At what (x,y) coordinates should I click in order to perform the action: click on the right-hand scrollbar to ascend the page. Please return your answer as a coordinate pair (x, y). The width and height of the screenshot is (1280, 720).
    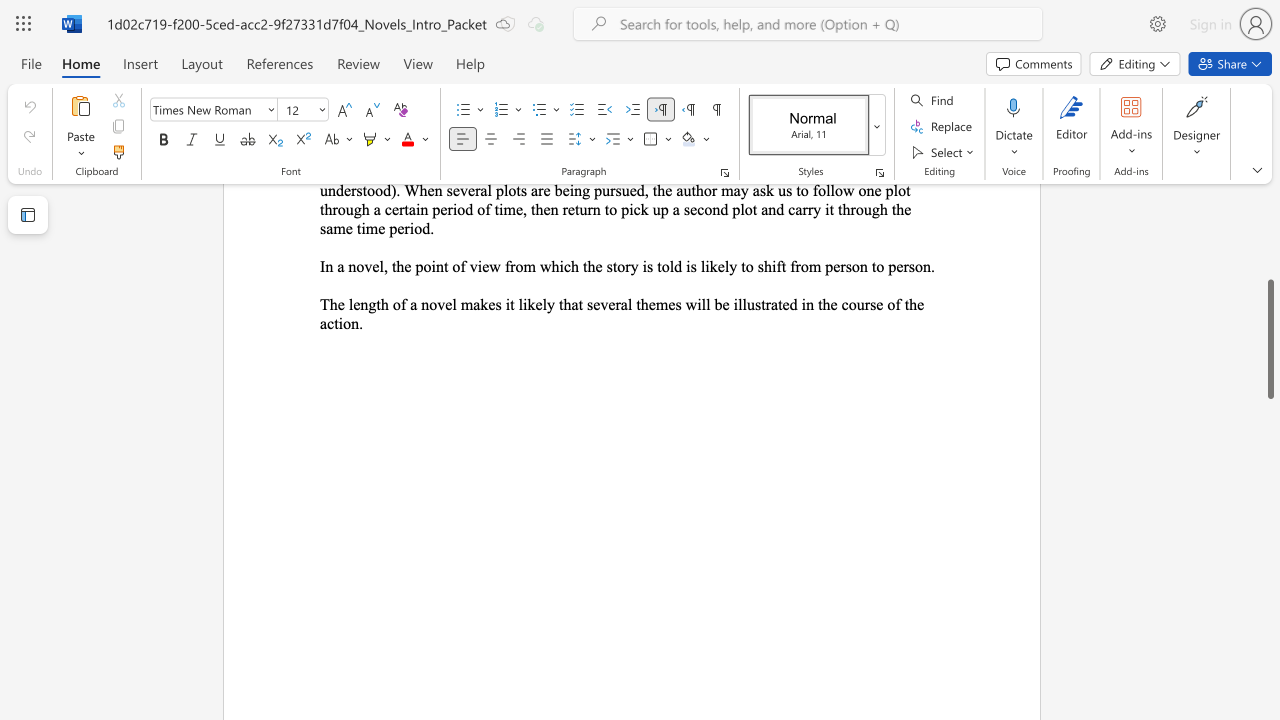
    Looking at the image, I should click on (1269, 328).